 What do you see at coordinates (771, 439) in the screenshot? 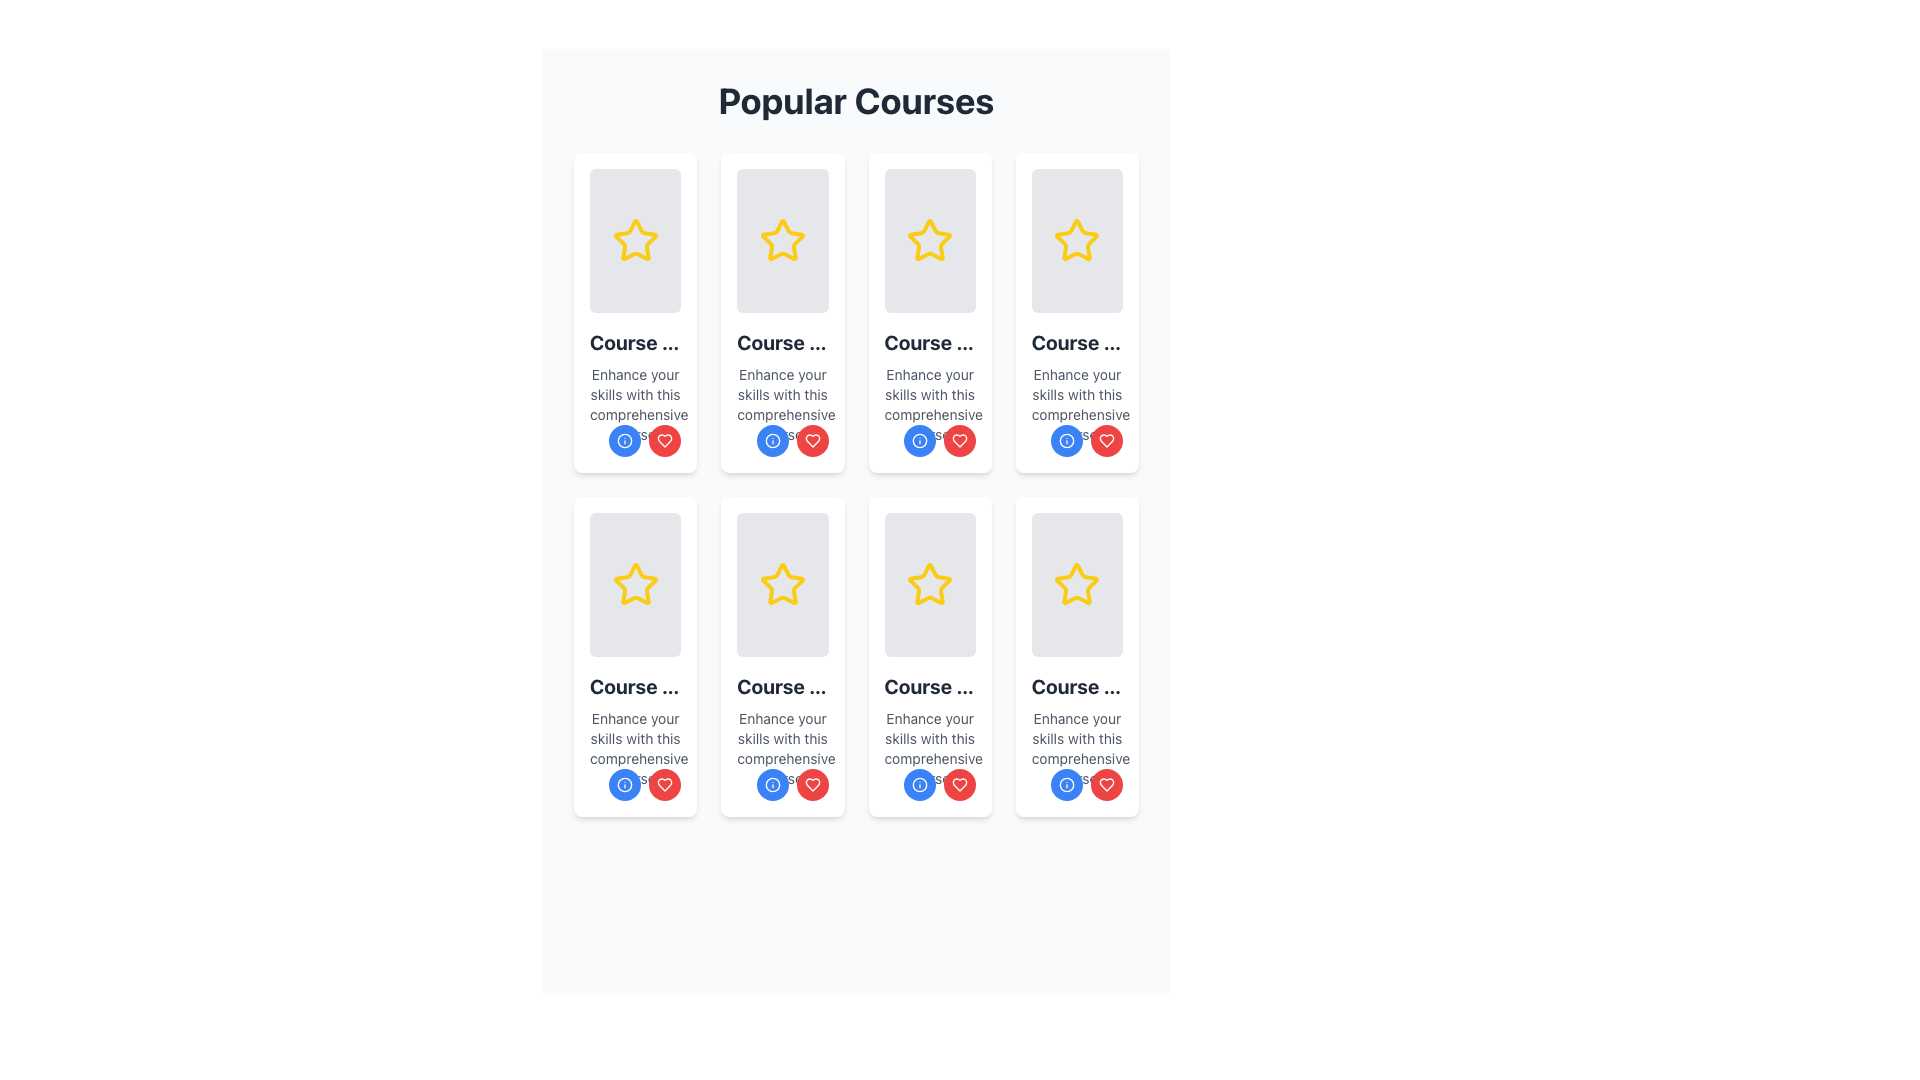
I see `the information button located in the second row, second column of the course cards grid` at bounding box center [771, 439].